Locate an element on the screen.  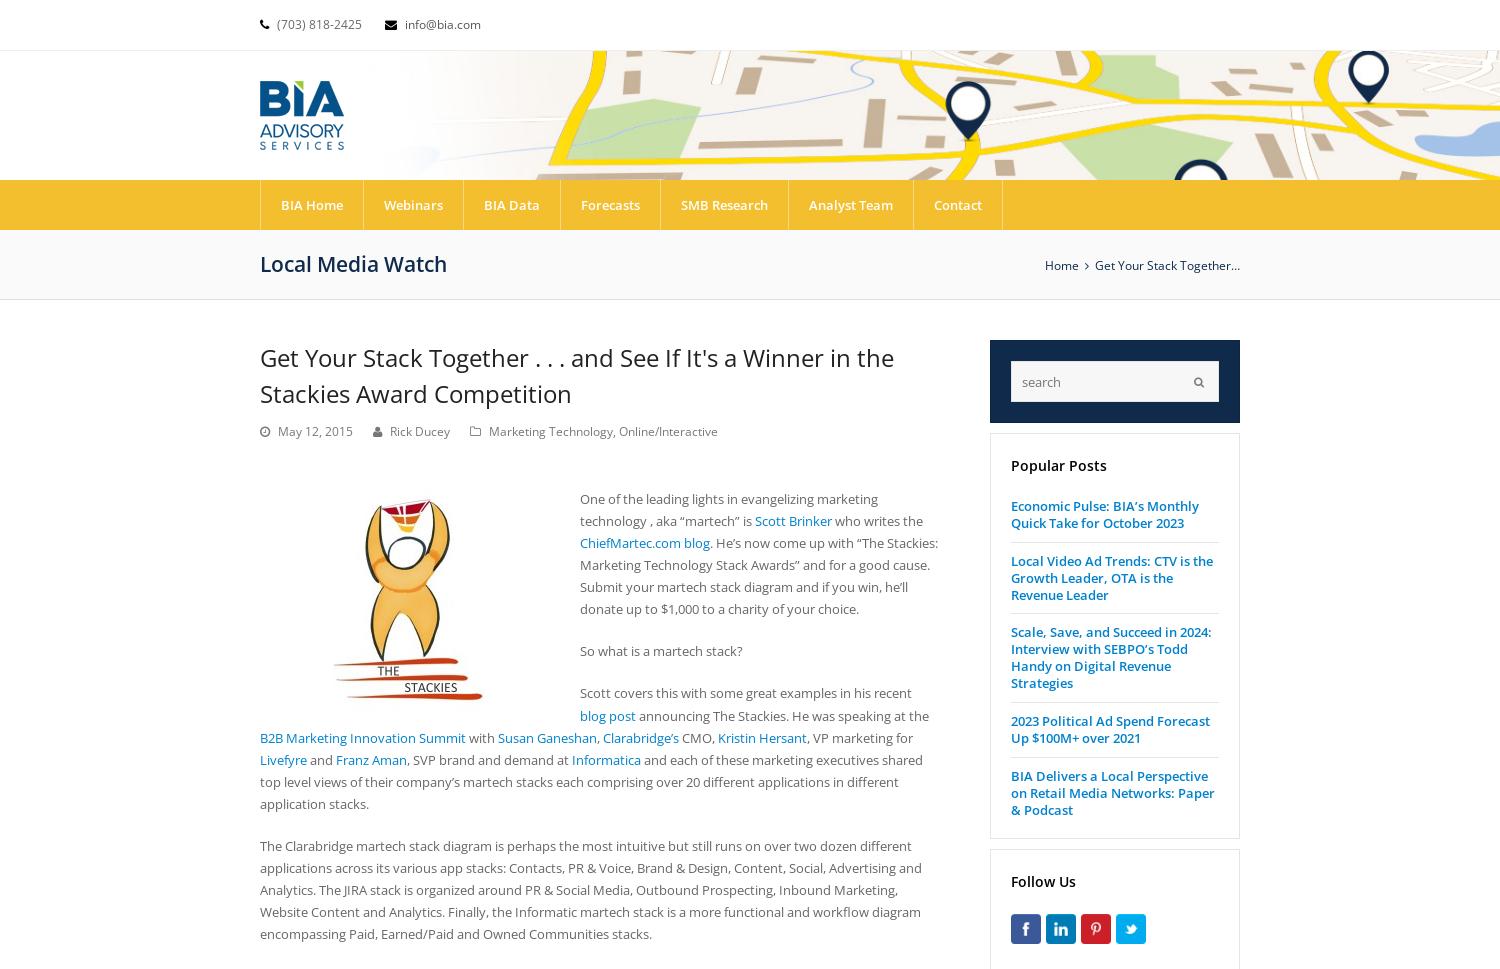
'Local Video Ad Trends: CTV is the Growth Leader, OTA is the Revenue Leader' is located at coordinates (1110, 576).